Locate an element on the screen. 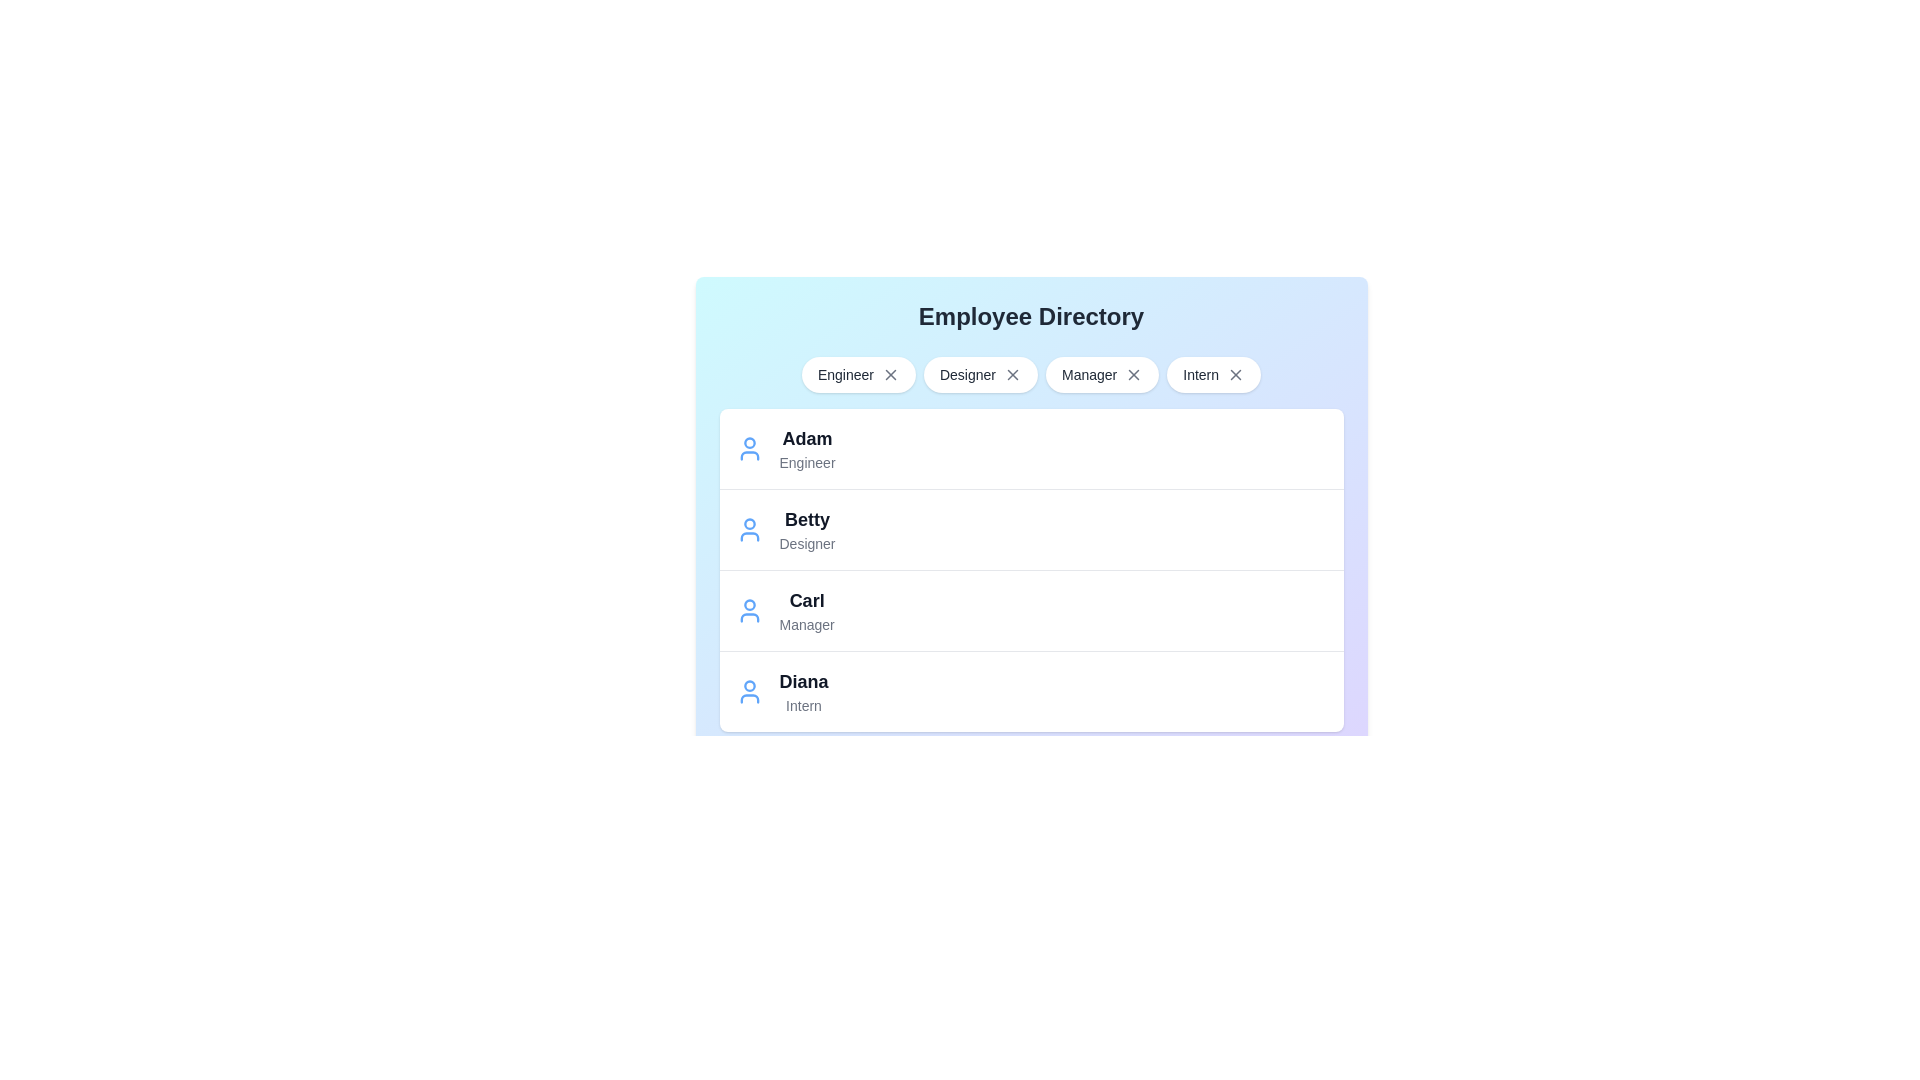  close button next to the role Engineer to remove it is located at coordinates (889, 374).